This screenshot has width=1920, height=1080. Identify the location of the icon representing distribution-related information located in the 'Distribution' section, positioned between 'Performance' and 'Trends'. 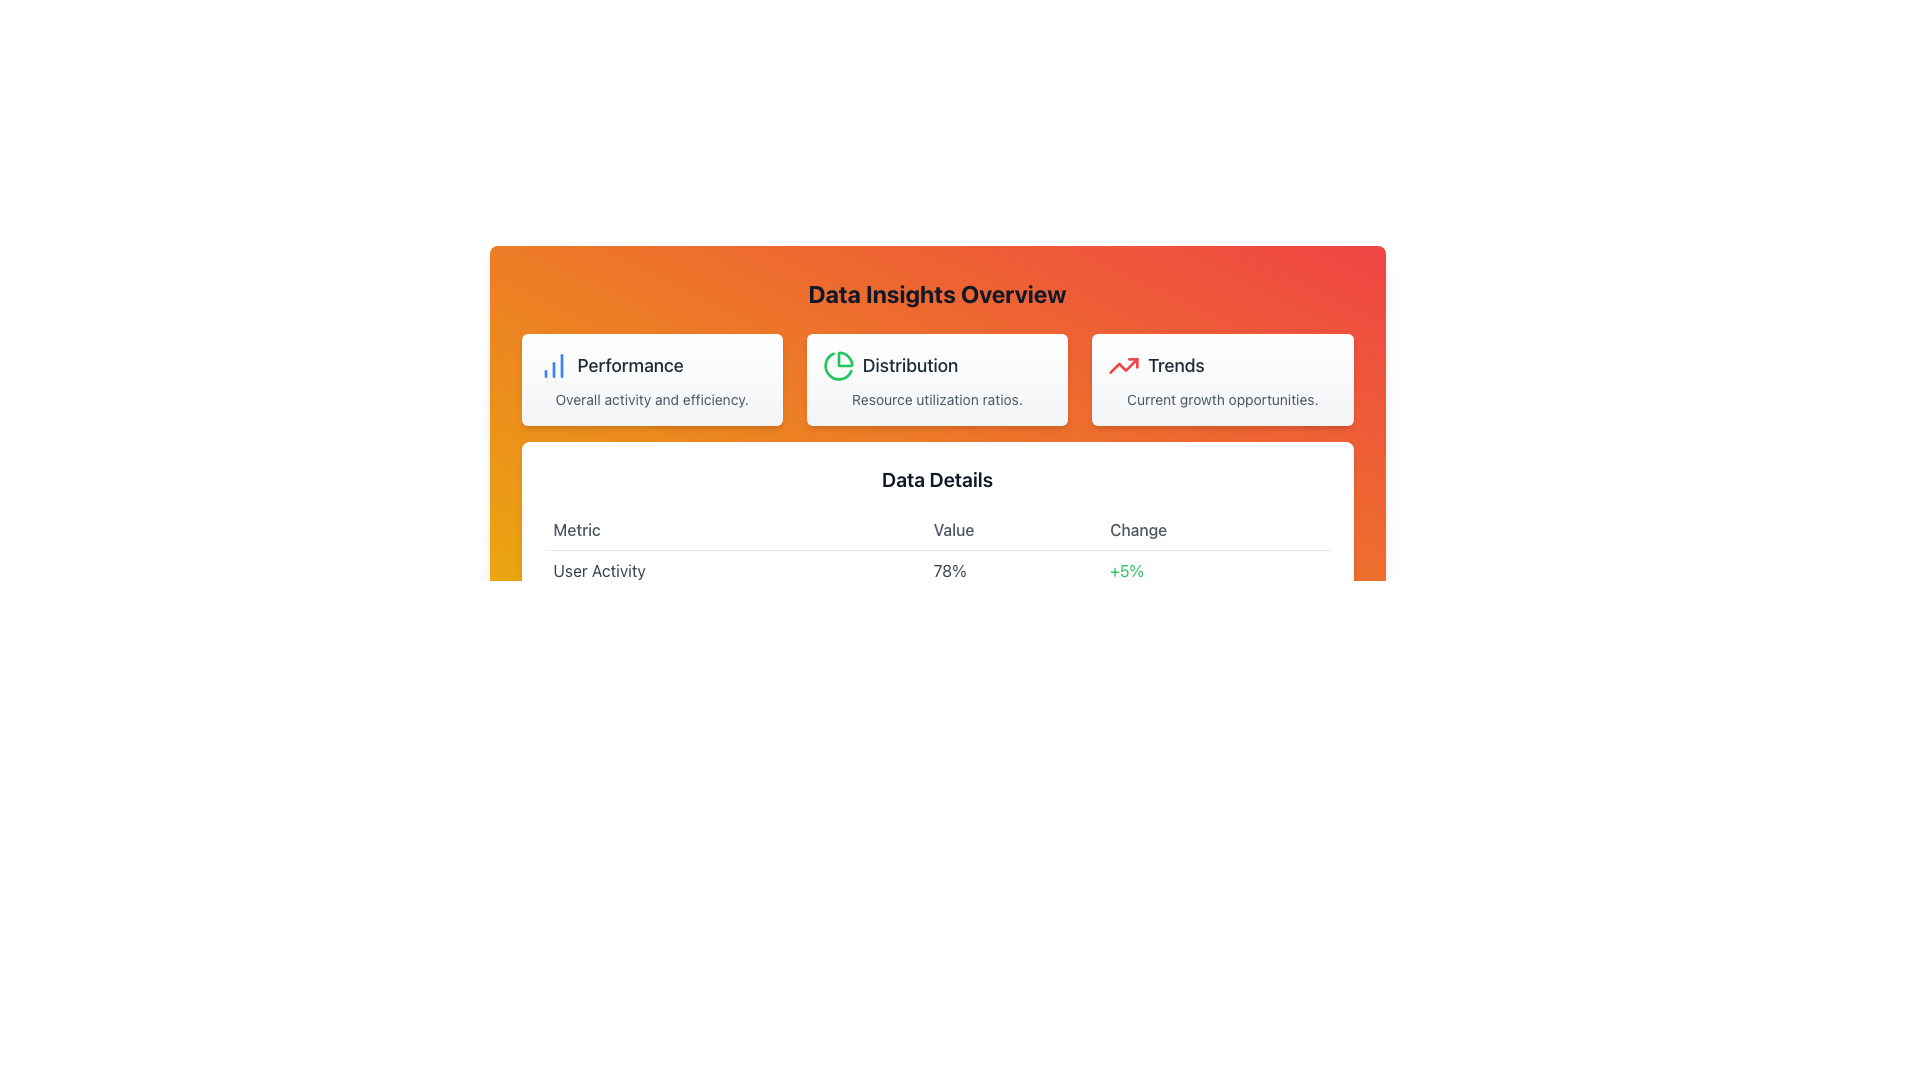
(838, 366).